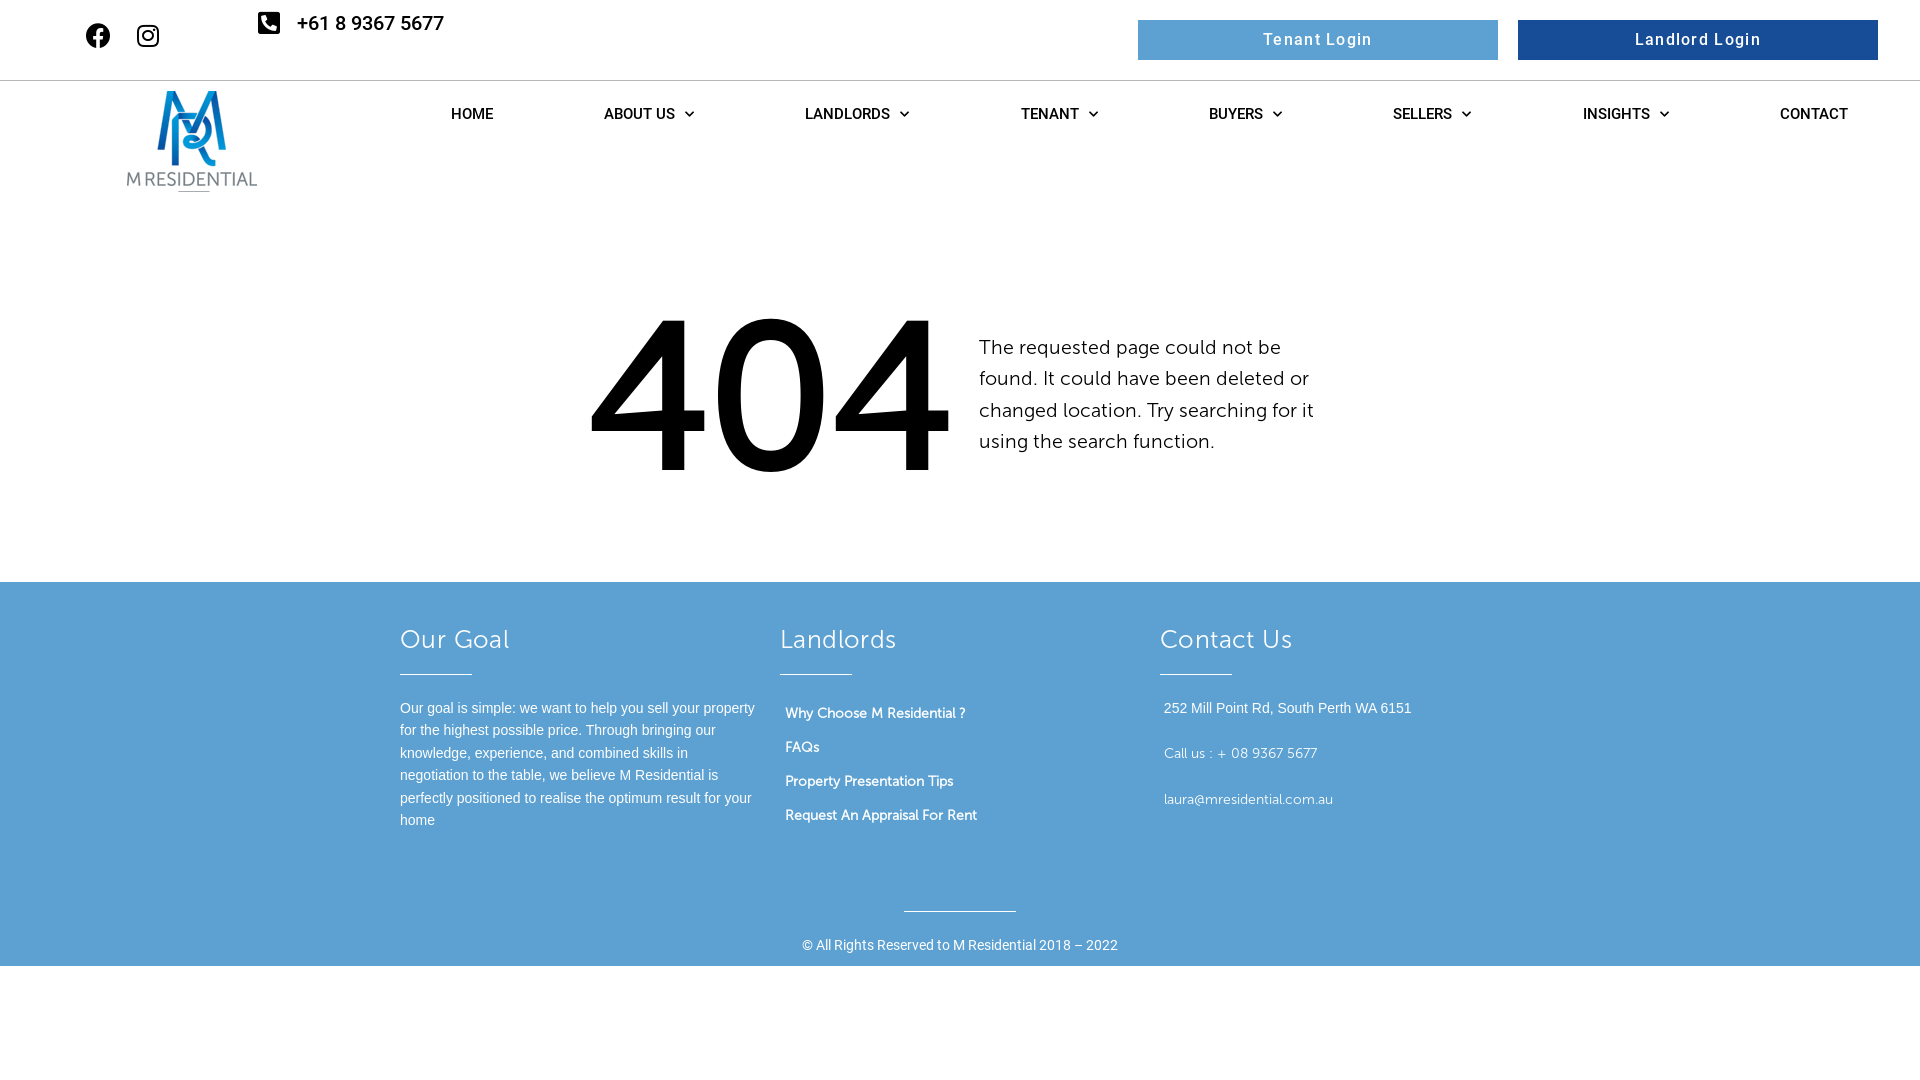 This screenshot has width=1920, height=1080. What do you see at coordinates (1318, 39) in the screenshot?
I see `'Tenant Login'` at bounding box center [1318, 39].